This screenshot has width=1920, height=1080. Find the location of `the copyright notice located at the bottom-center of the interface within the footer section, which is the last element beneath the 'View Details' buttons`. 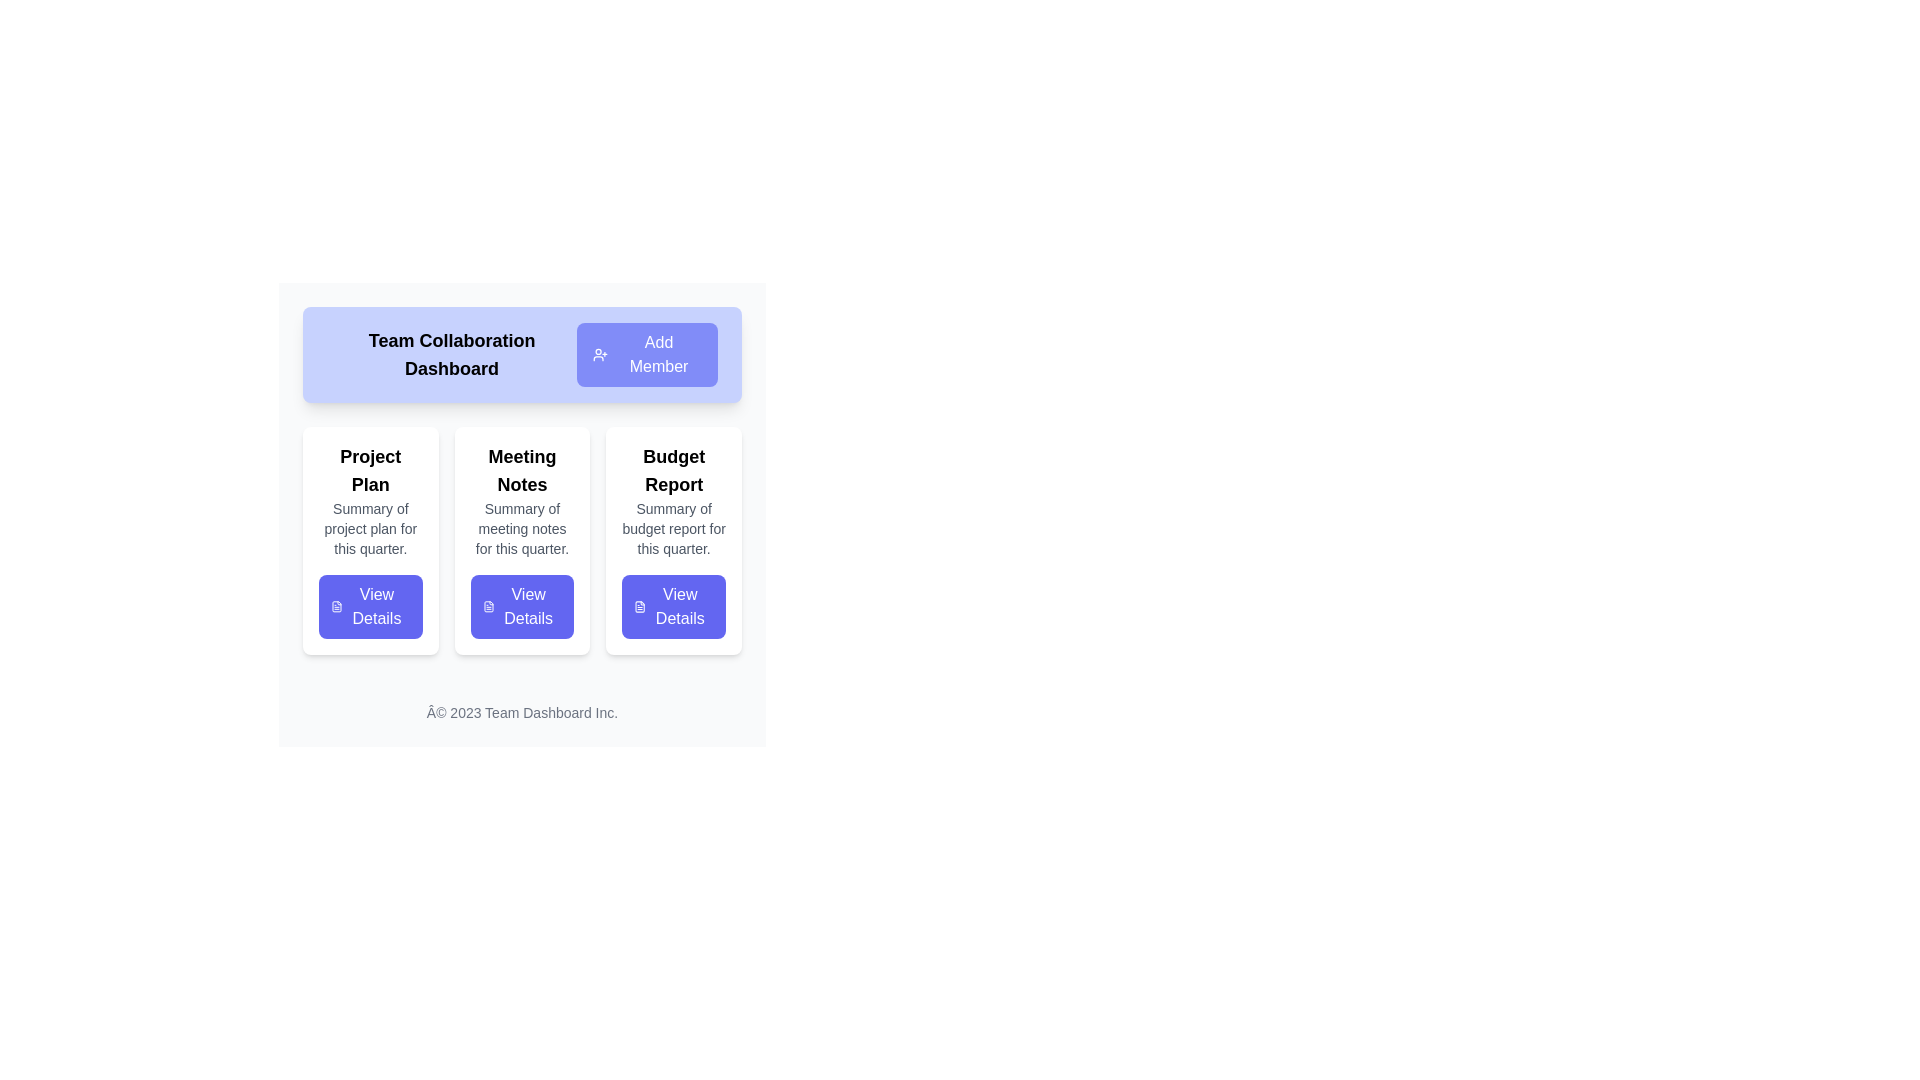

the copyright notice located at the bottom-center of the interface within the footer section, which is the last element beneath the 'View Details' buttons is located at coordinates (522, 712).